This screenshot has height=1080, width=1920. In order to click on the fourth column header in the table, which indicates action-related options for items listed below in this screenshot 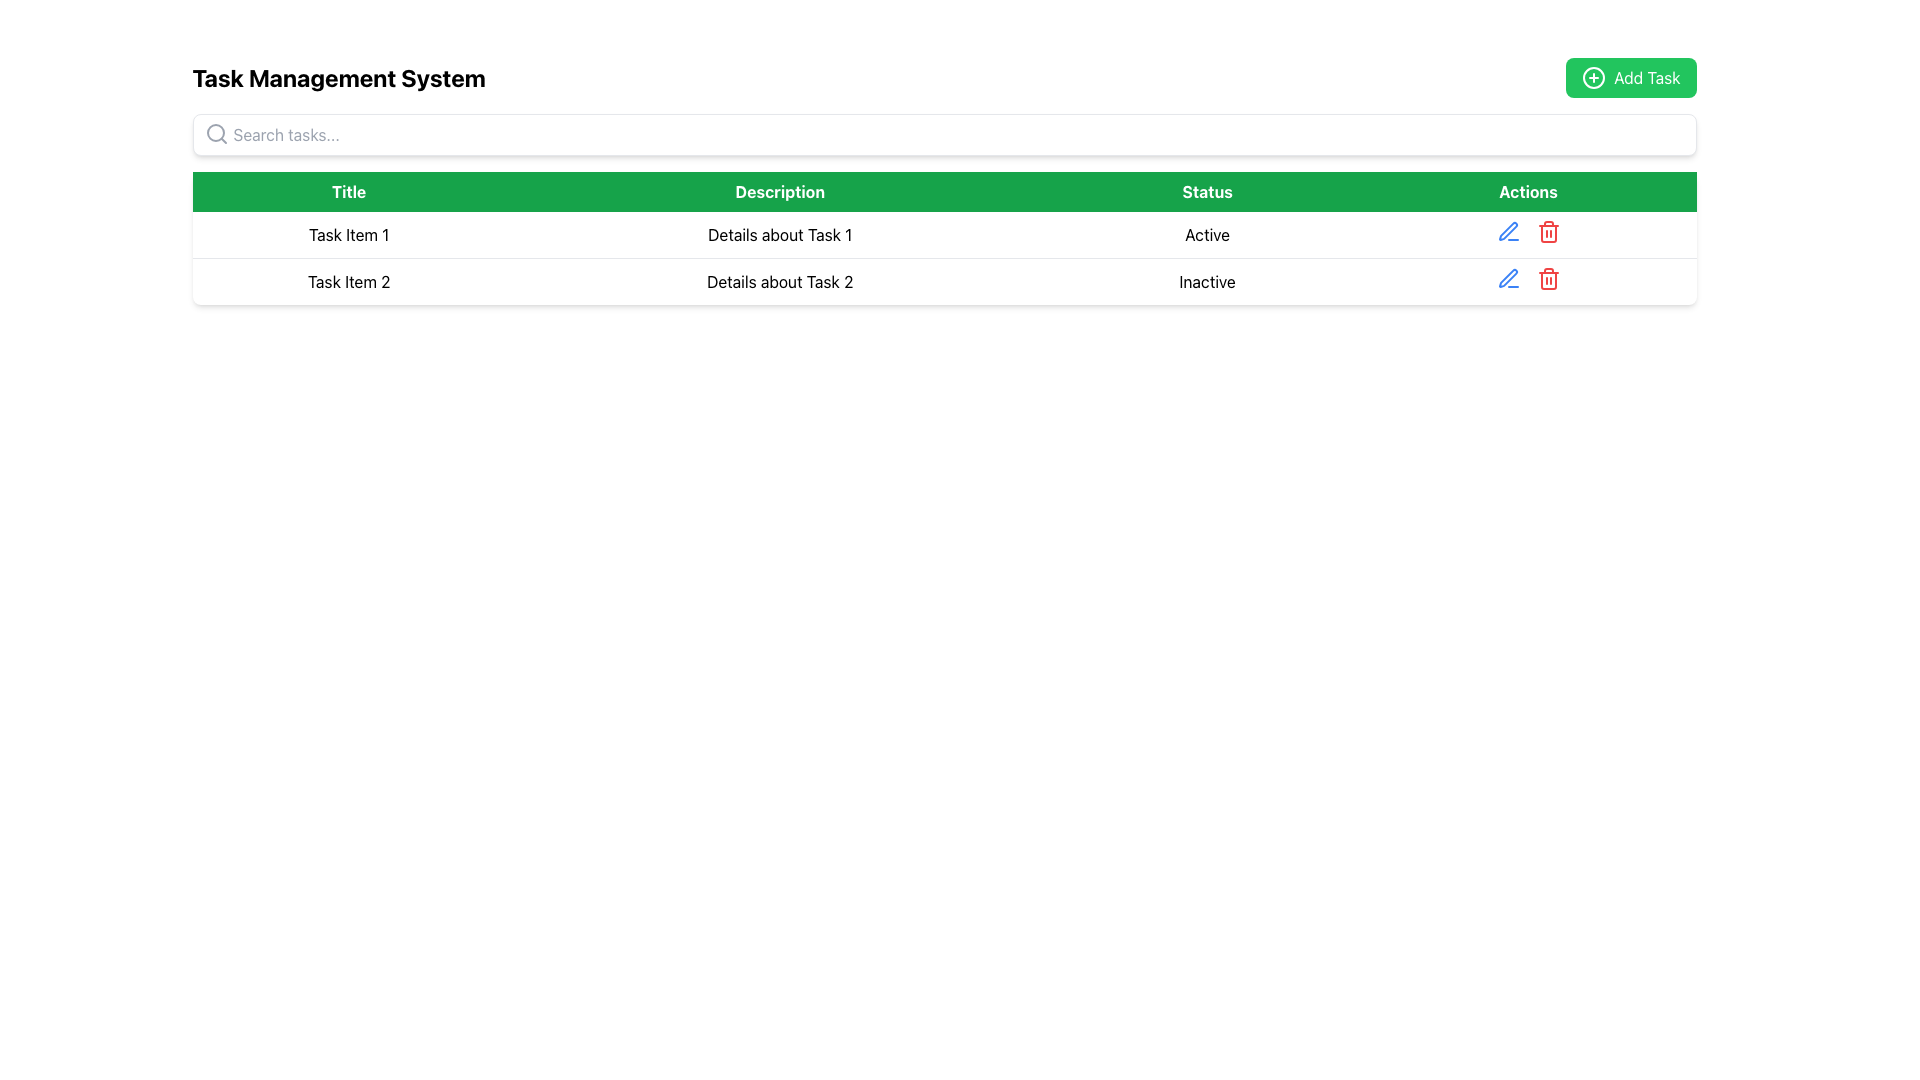, I will do `click(1527, 192)`.